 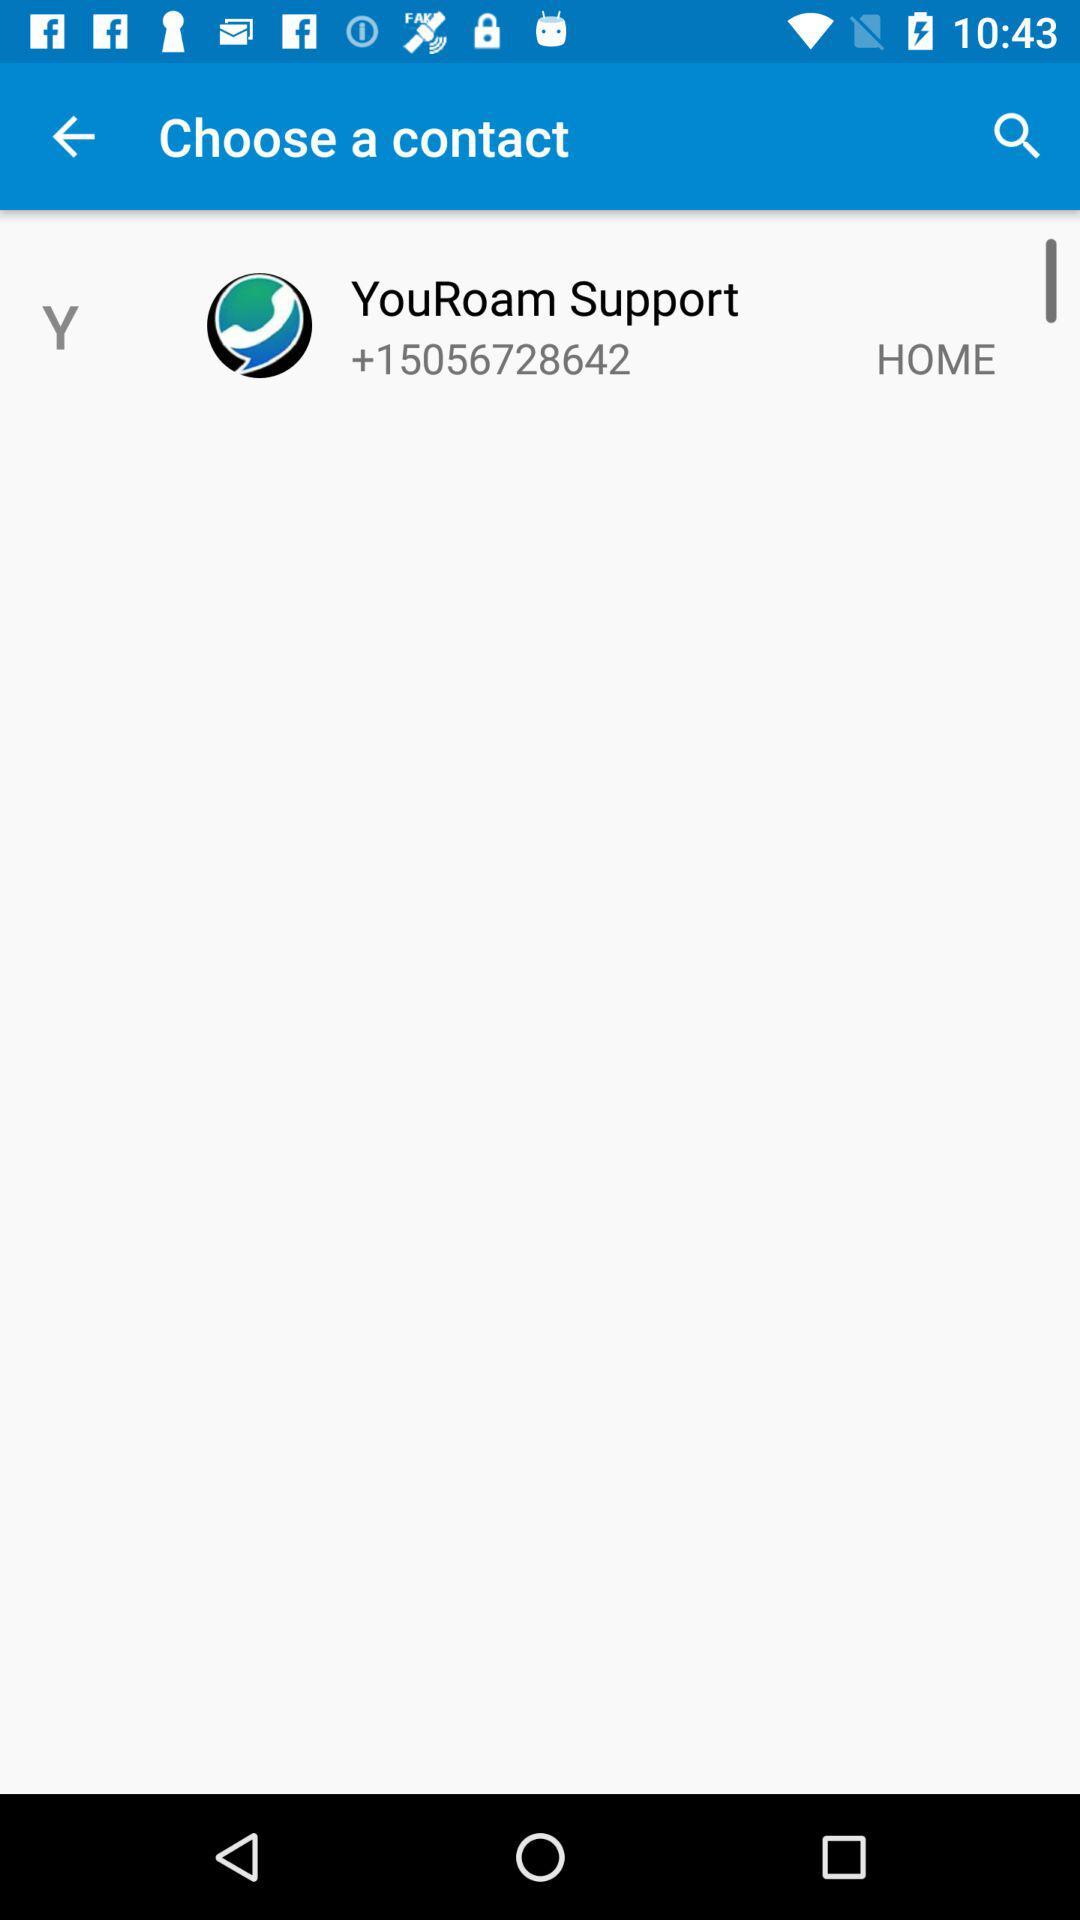 I want to click on the item above youroam support item, so click(x=1017, y=135).